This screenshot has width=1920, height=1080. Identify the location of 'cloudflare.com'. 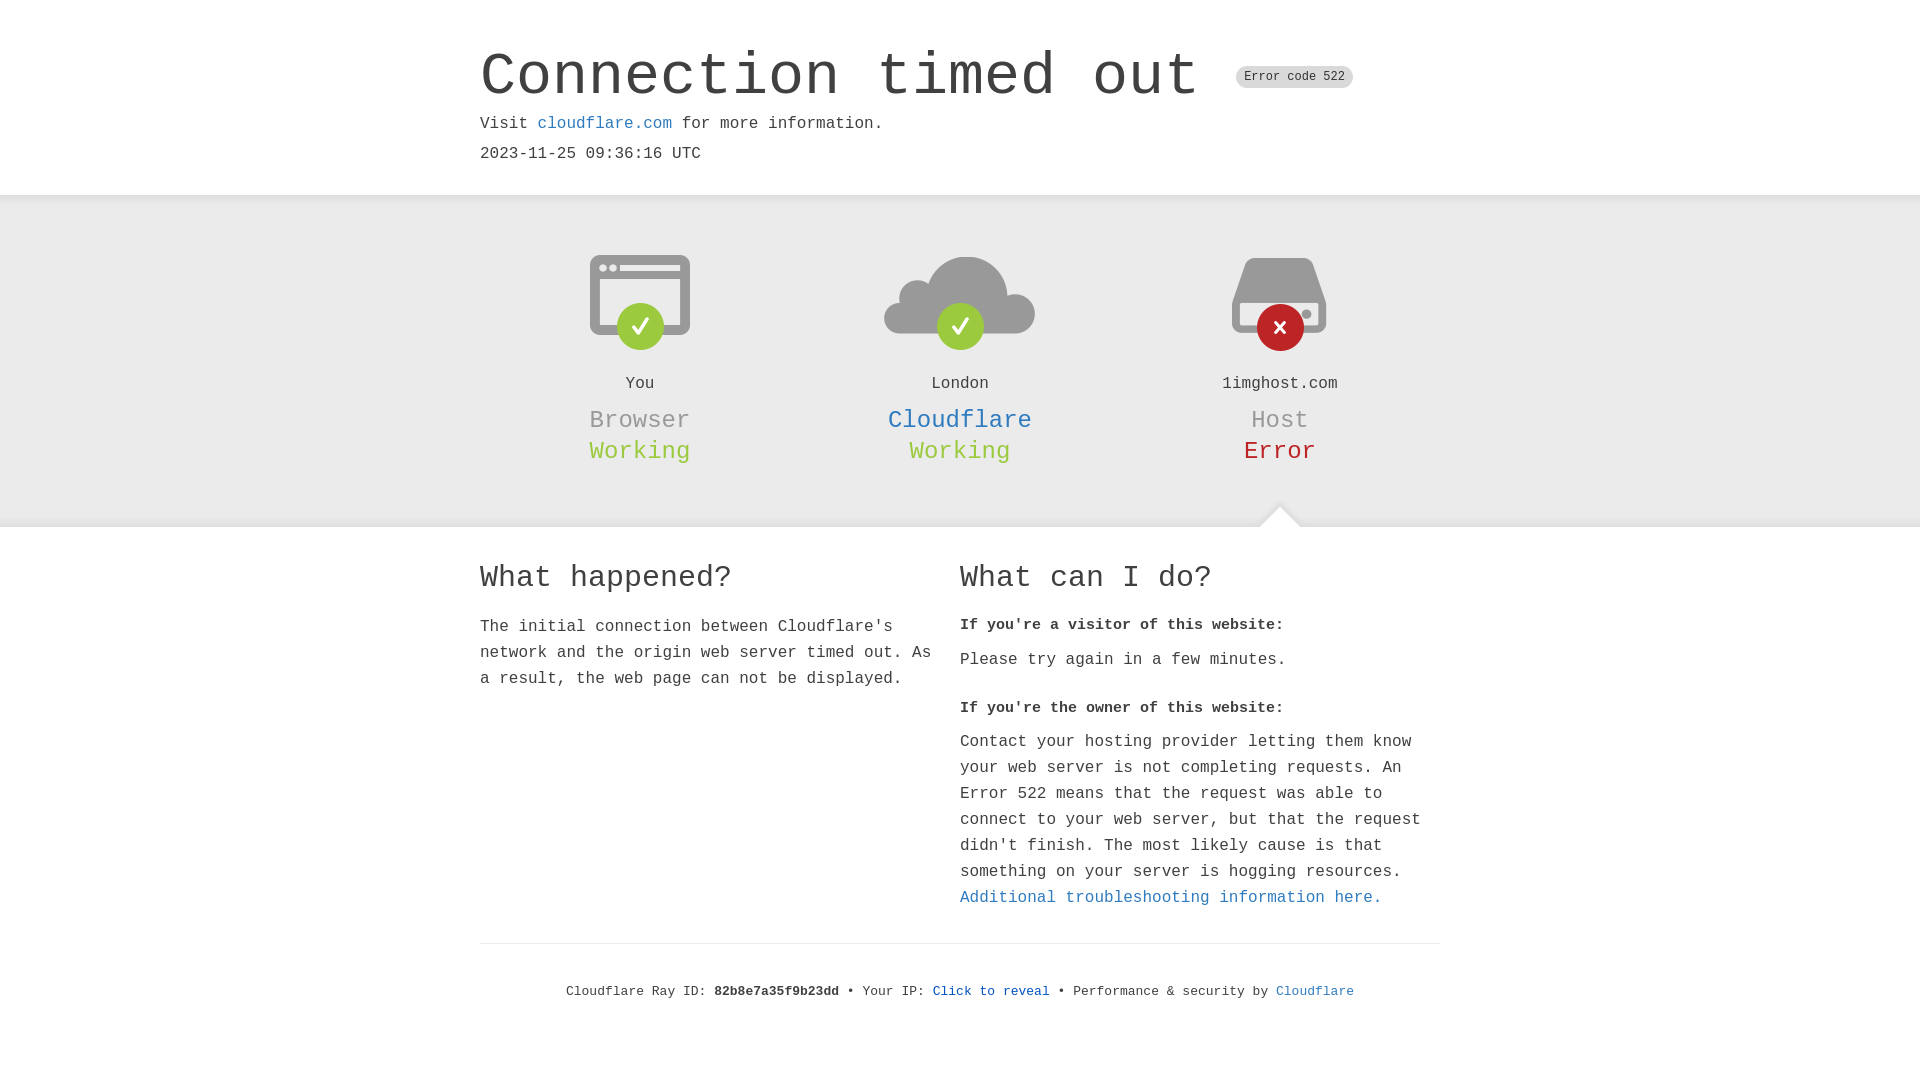
(537, 123).